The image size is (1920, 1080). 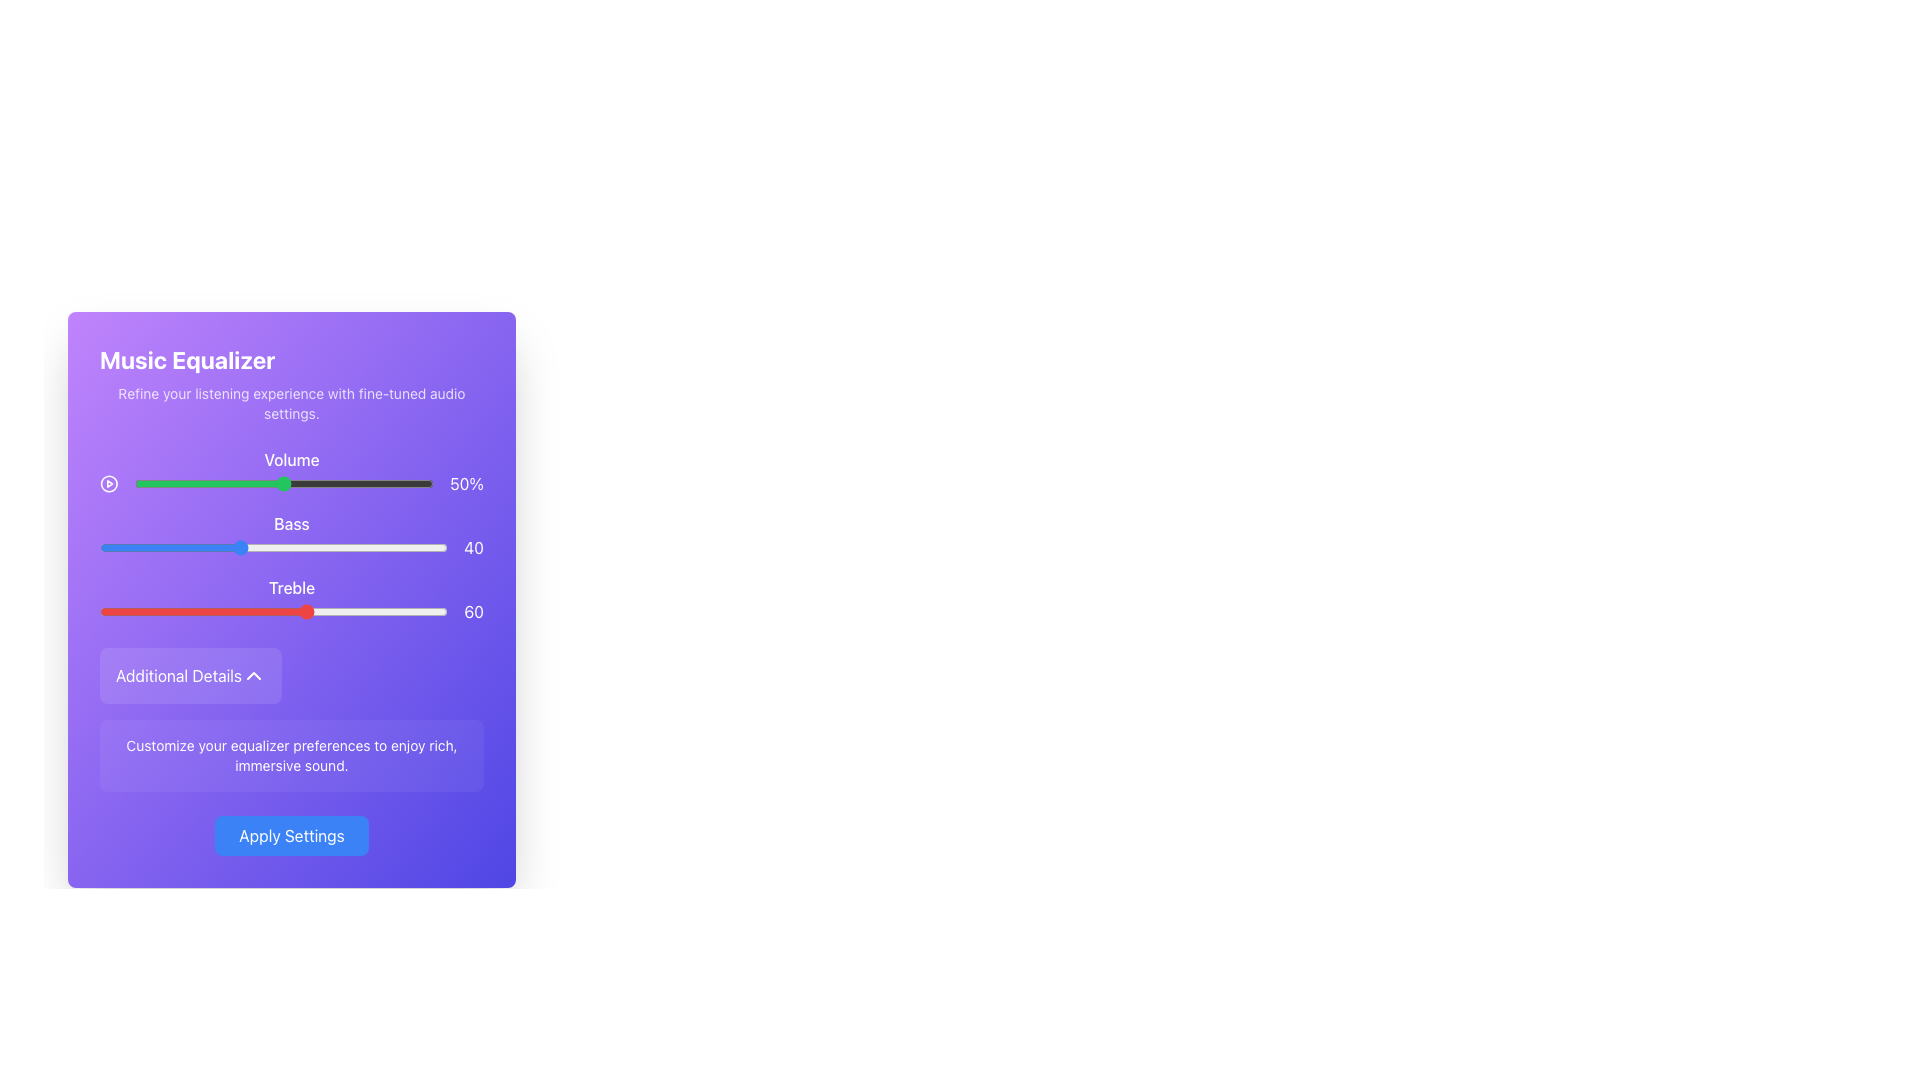 What do you see at coordinates (291, 756) in the screenshot?
I see `text block displaying the message 'Customize your equalizer preferences to enjoy rich, immersive sound.' which is located at the center of the purple card layout, just above the 'Apply Settings' button` at bounding box center [291, 756].